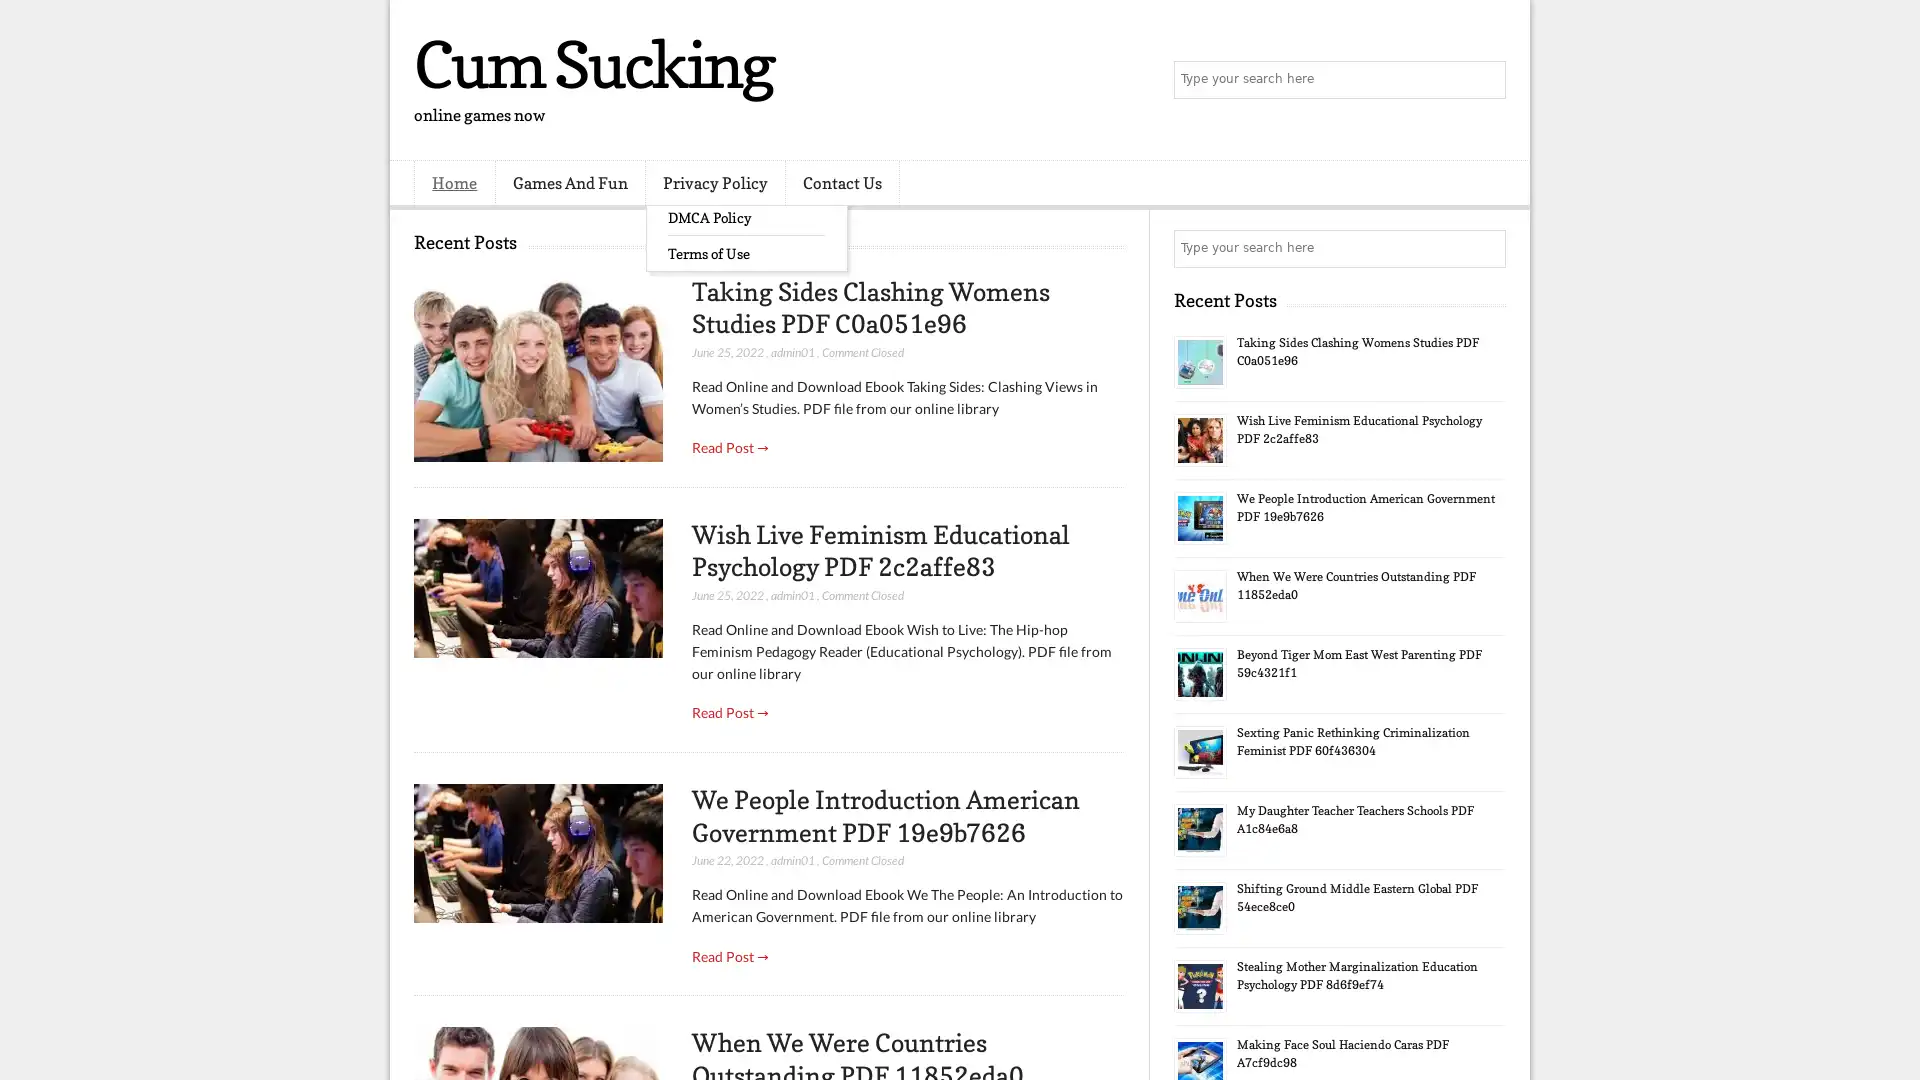  I want to click on Search, so click(1485, 248).